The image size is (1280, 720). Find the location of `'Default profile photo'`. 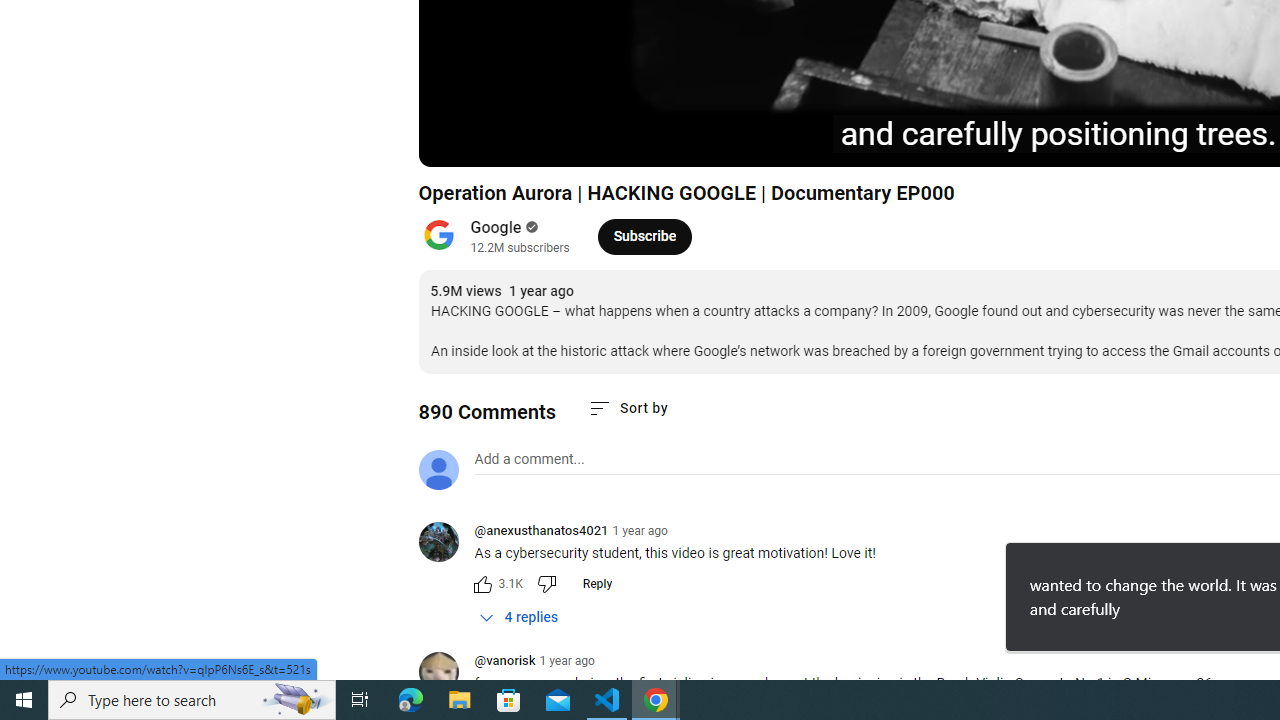

'Default profile photo' is located at coordinates (438, 470).